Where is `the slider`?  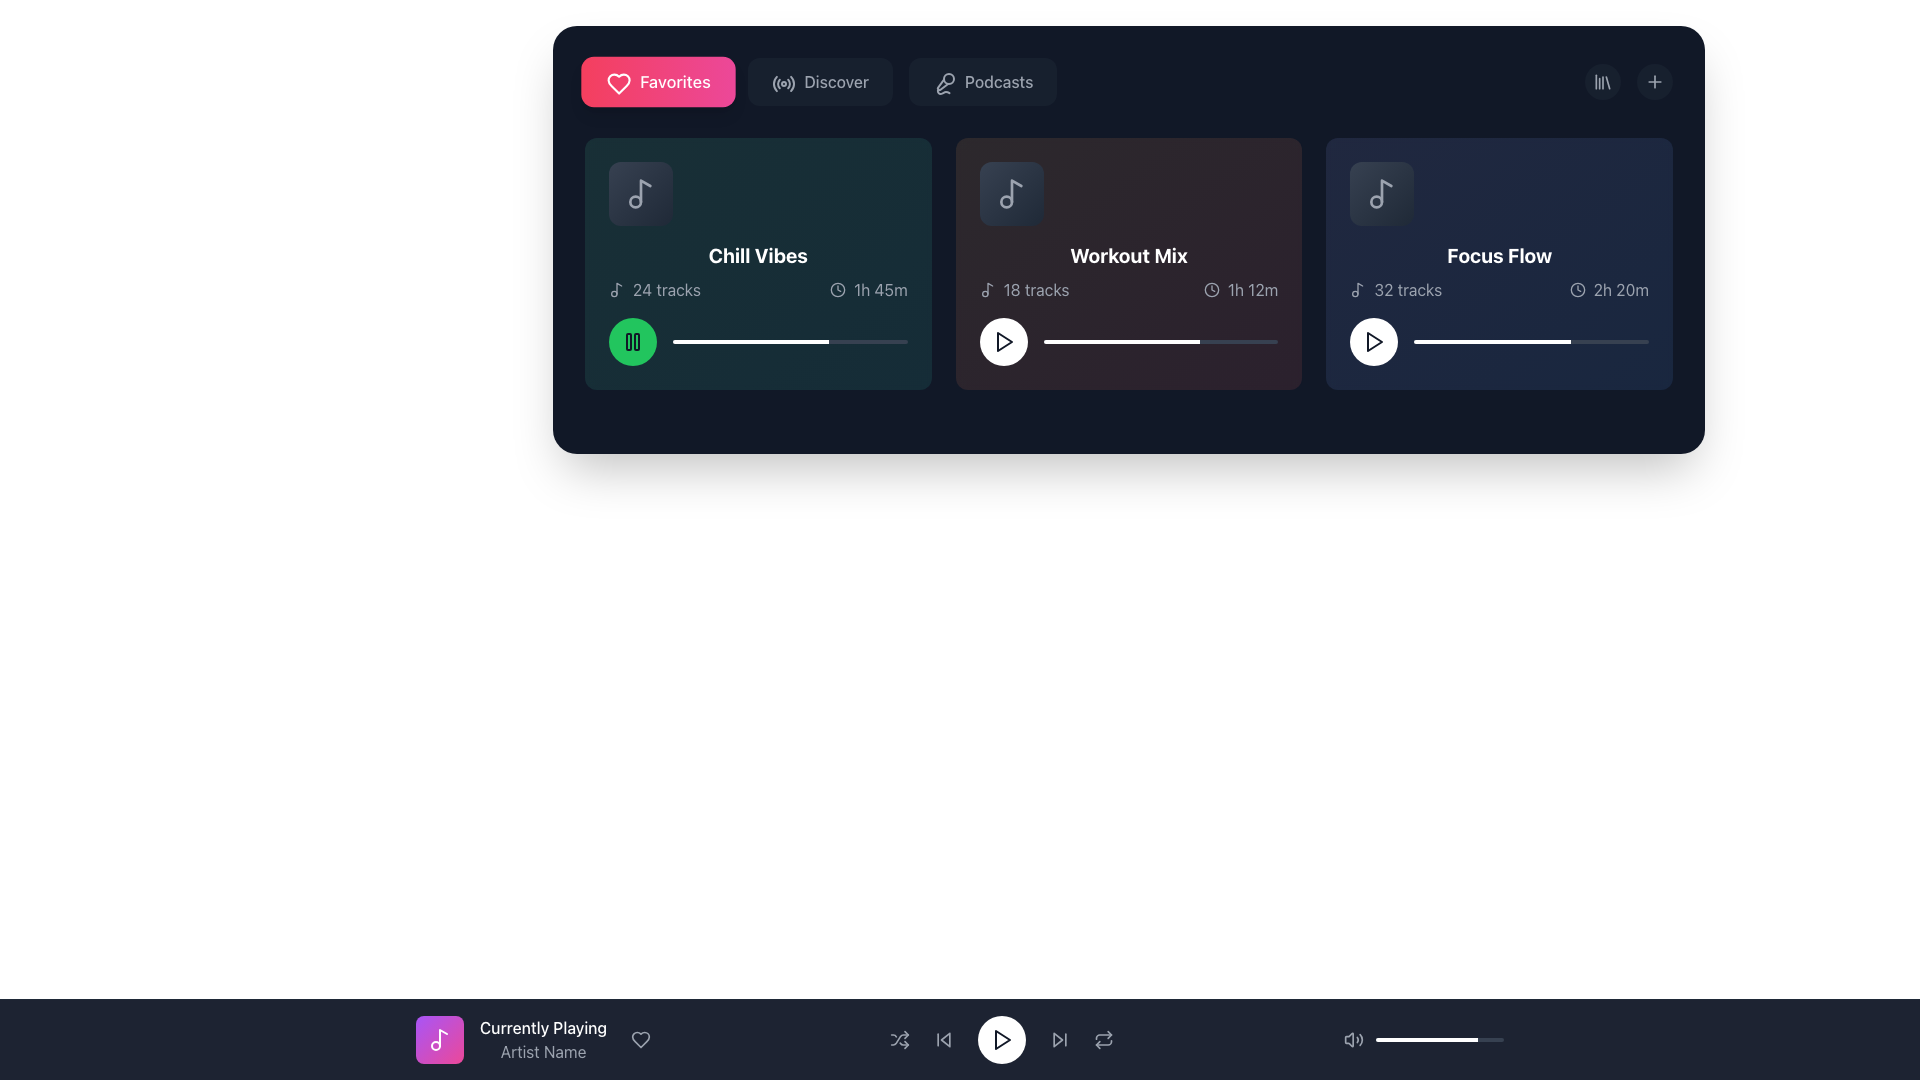
the slider is located at coordinates (1216, 341).